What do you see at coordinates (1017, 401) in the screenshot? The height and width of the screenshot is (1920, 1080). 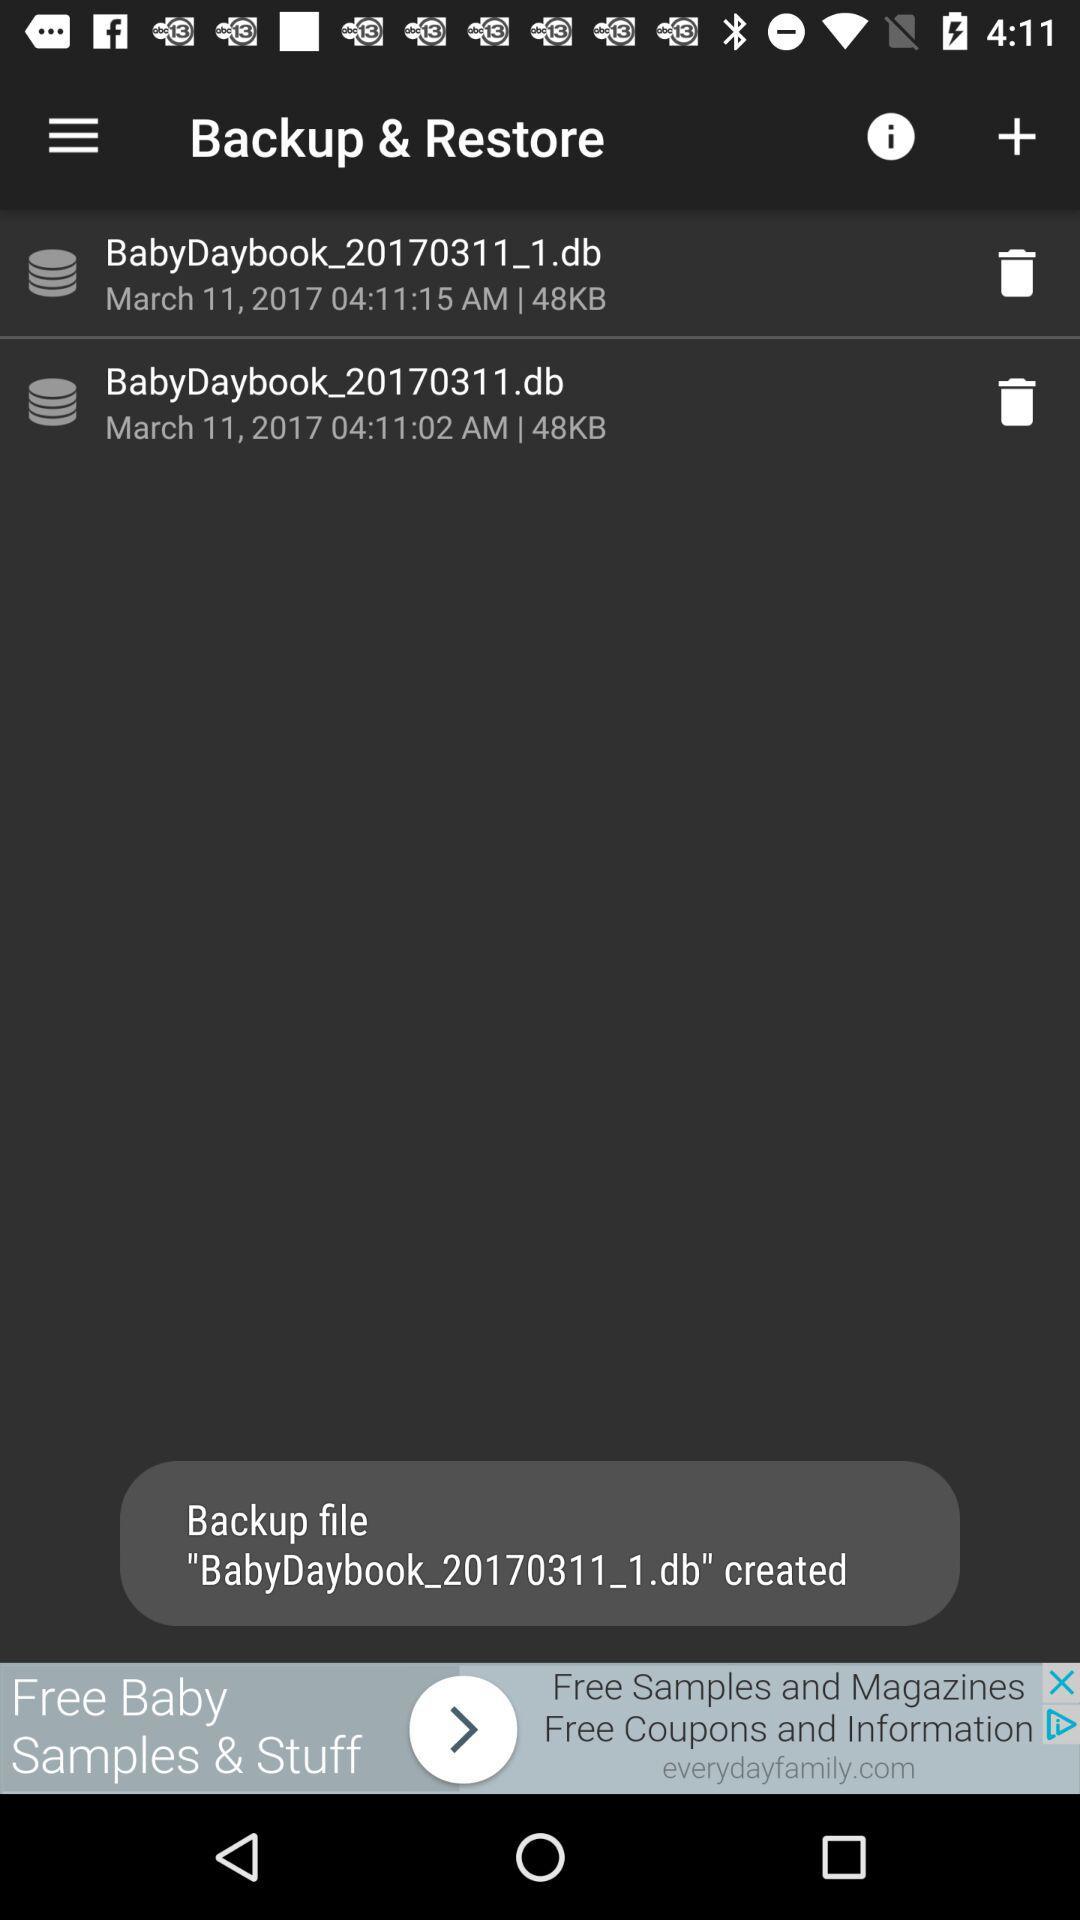 I see `trash item` at bounding box center [1017, 401].